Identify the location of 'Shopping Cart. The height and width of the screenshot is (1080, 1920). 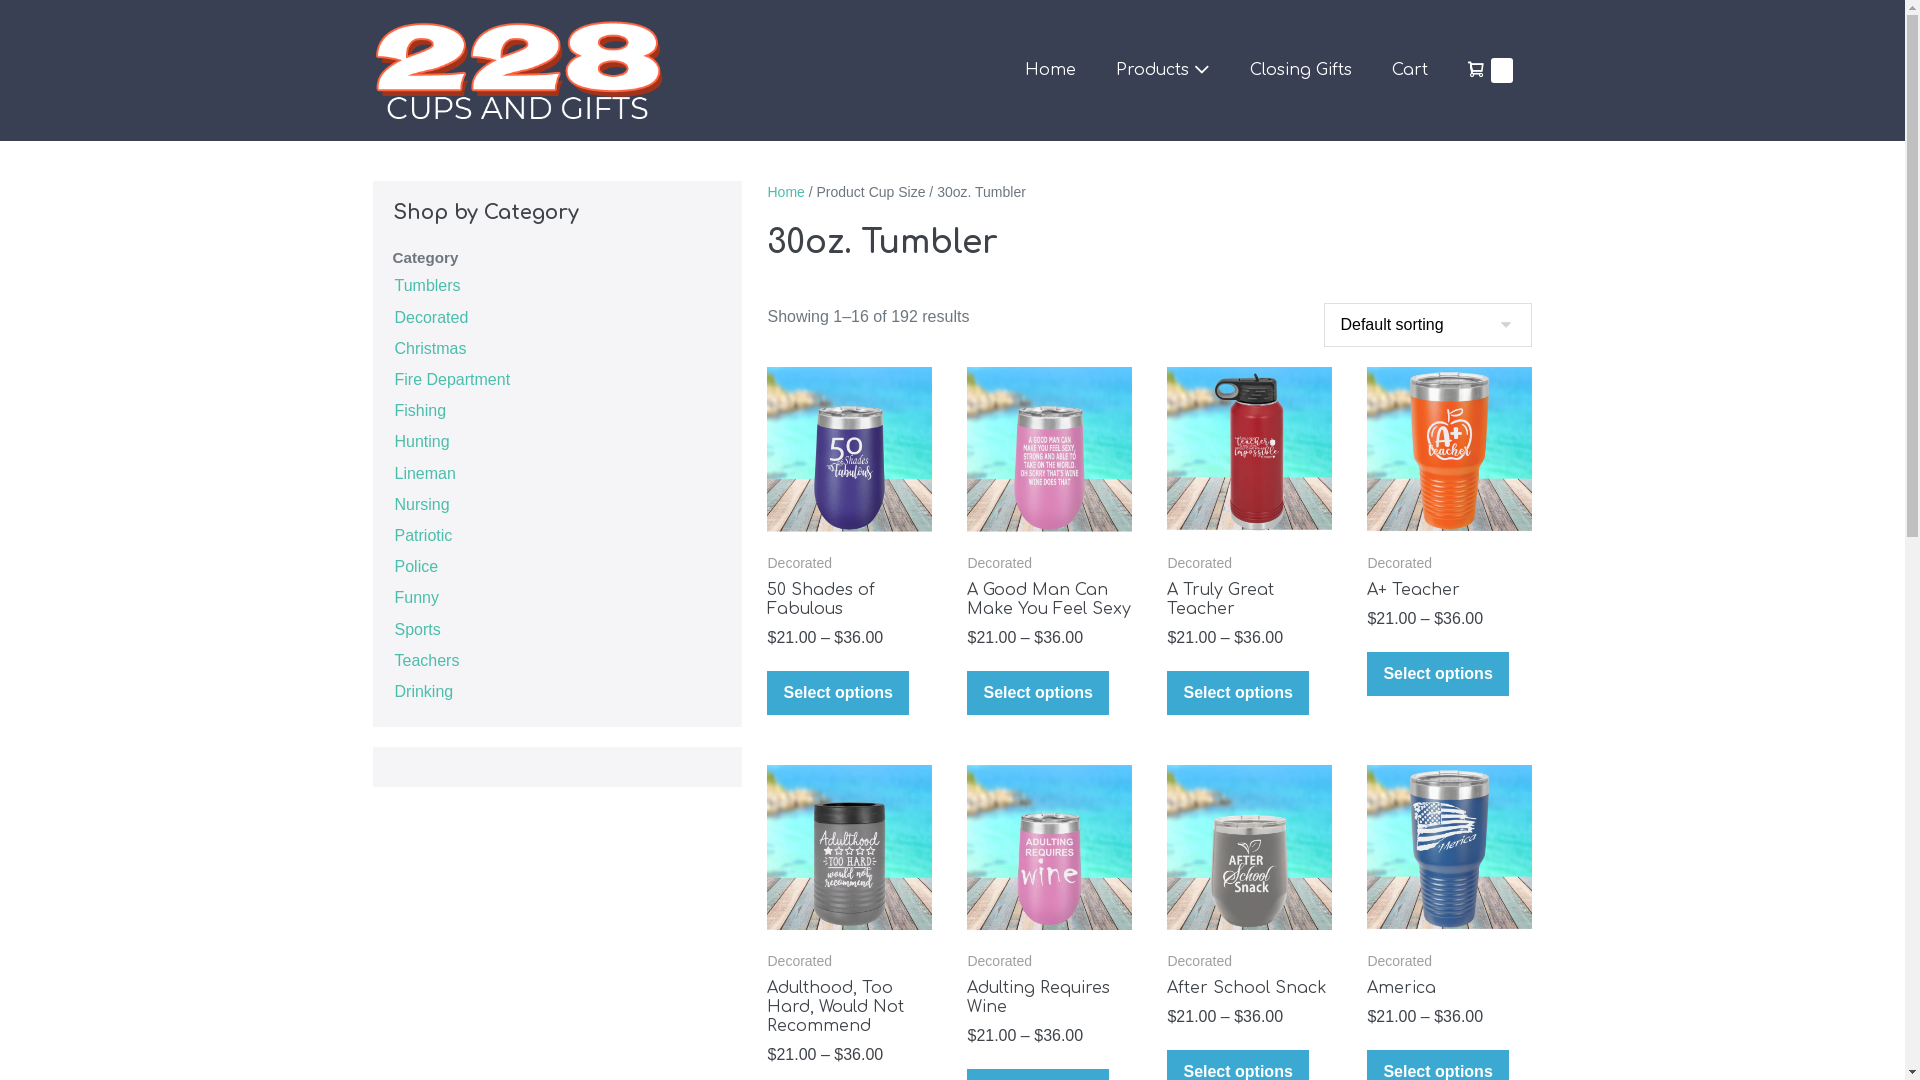
(1490, 69).